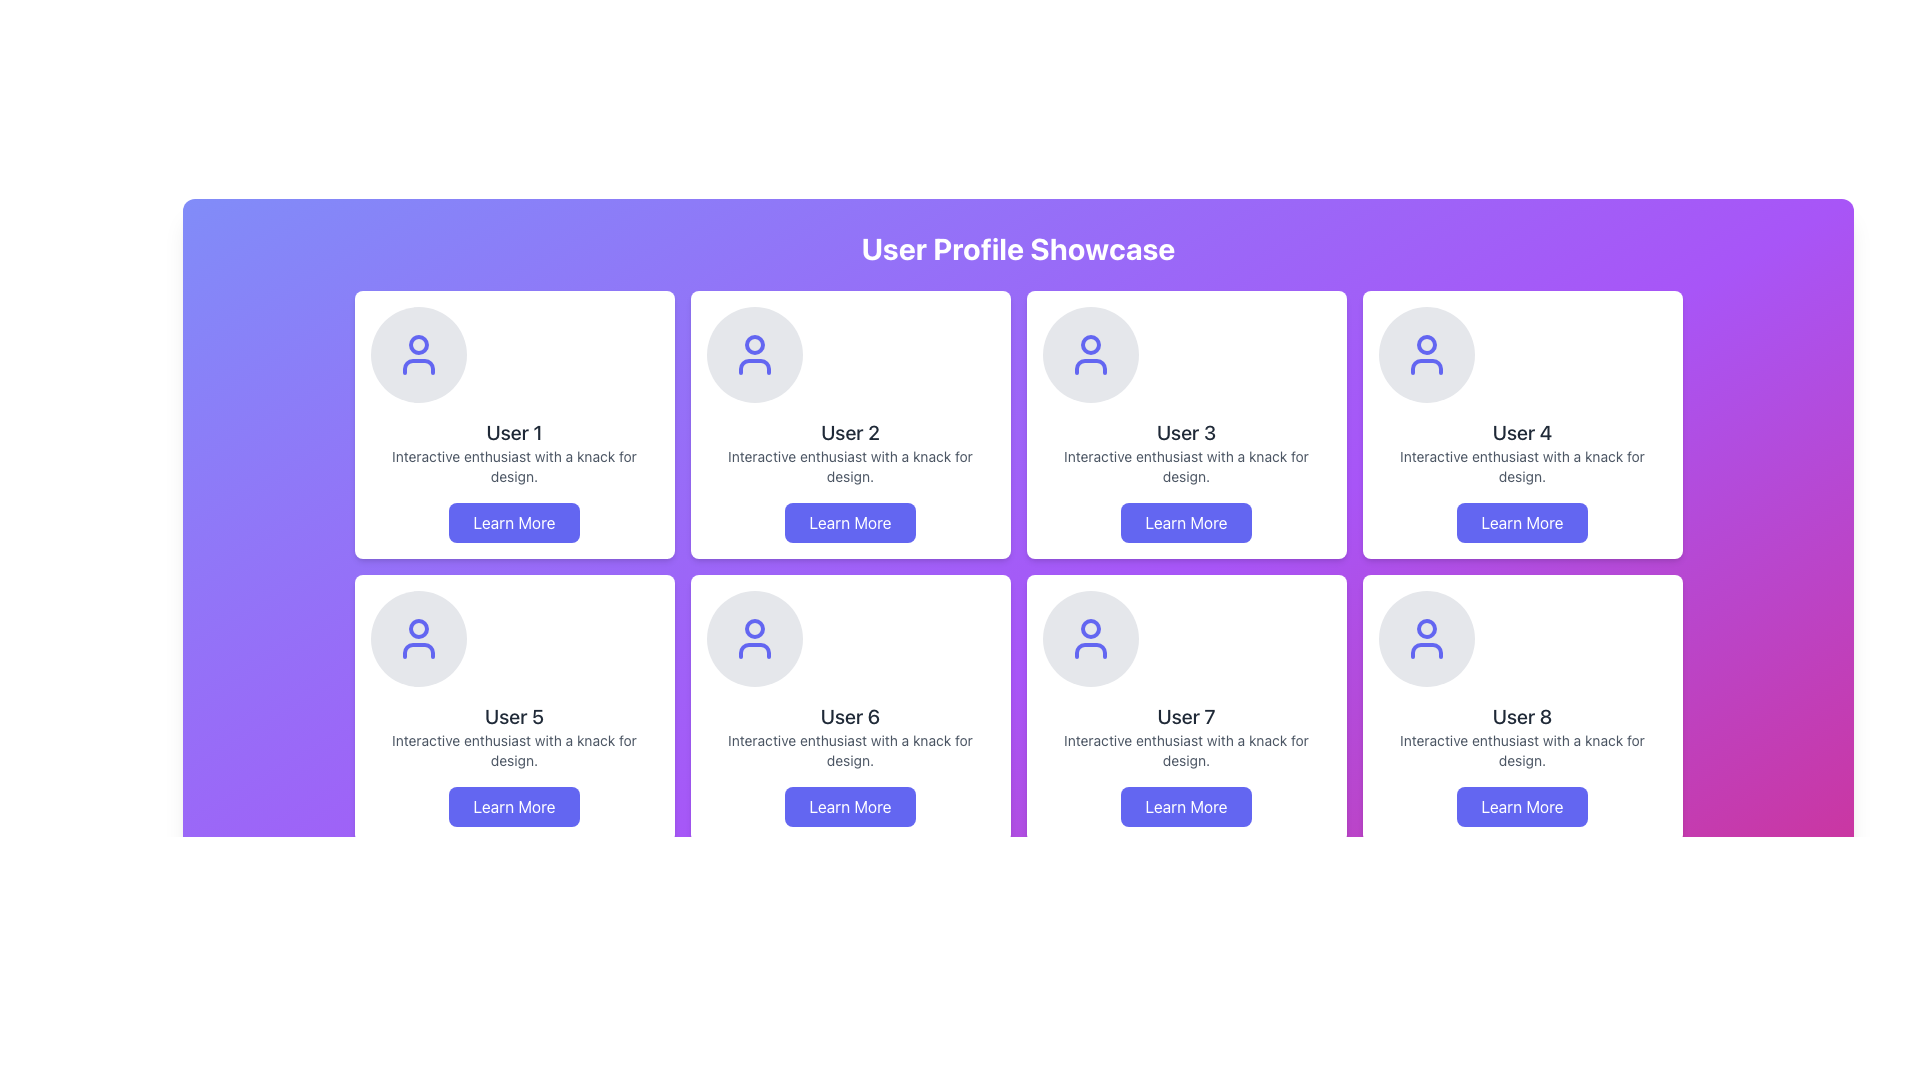 This screenshot has height=1080, width=1920. Describe the element at coordinates (1186, 805) in the screenshot. I see `the button located at the bottom center of the 'User 7' card to observe the style change` at that location.